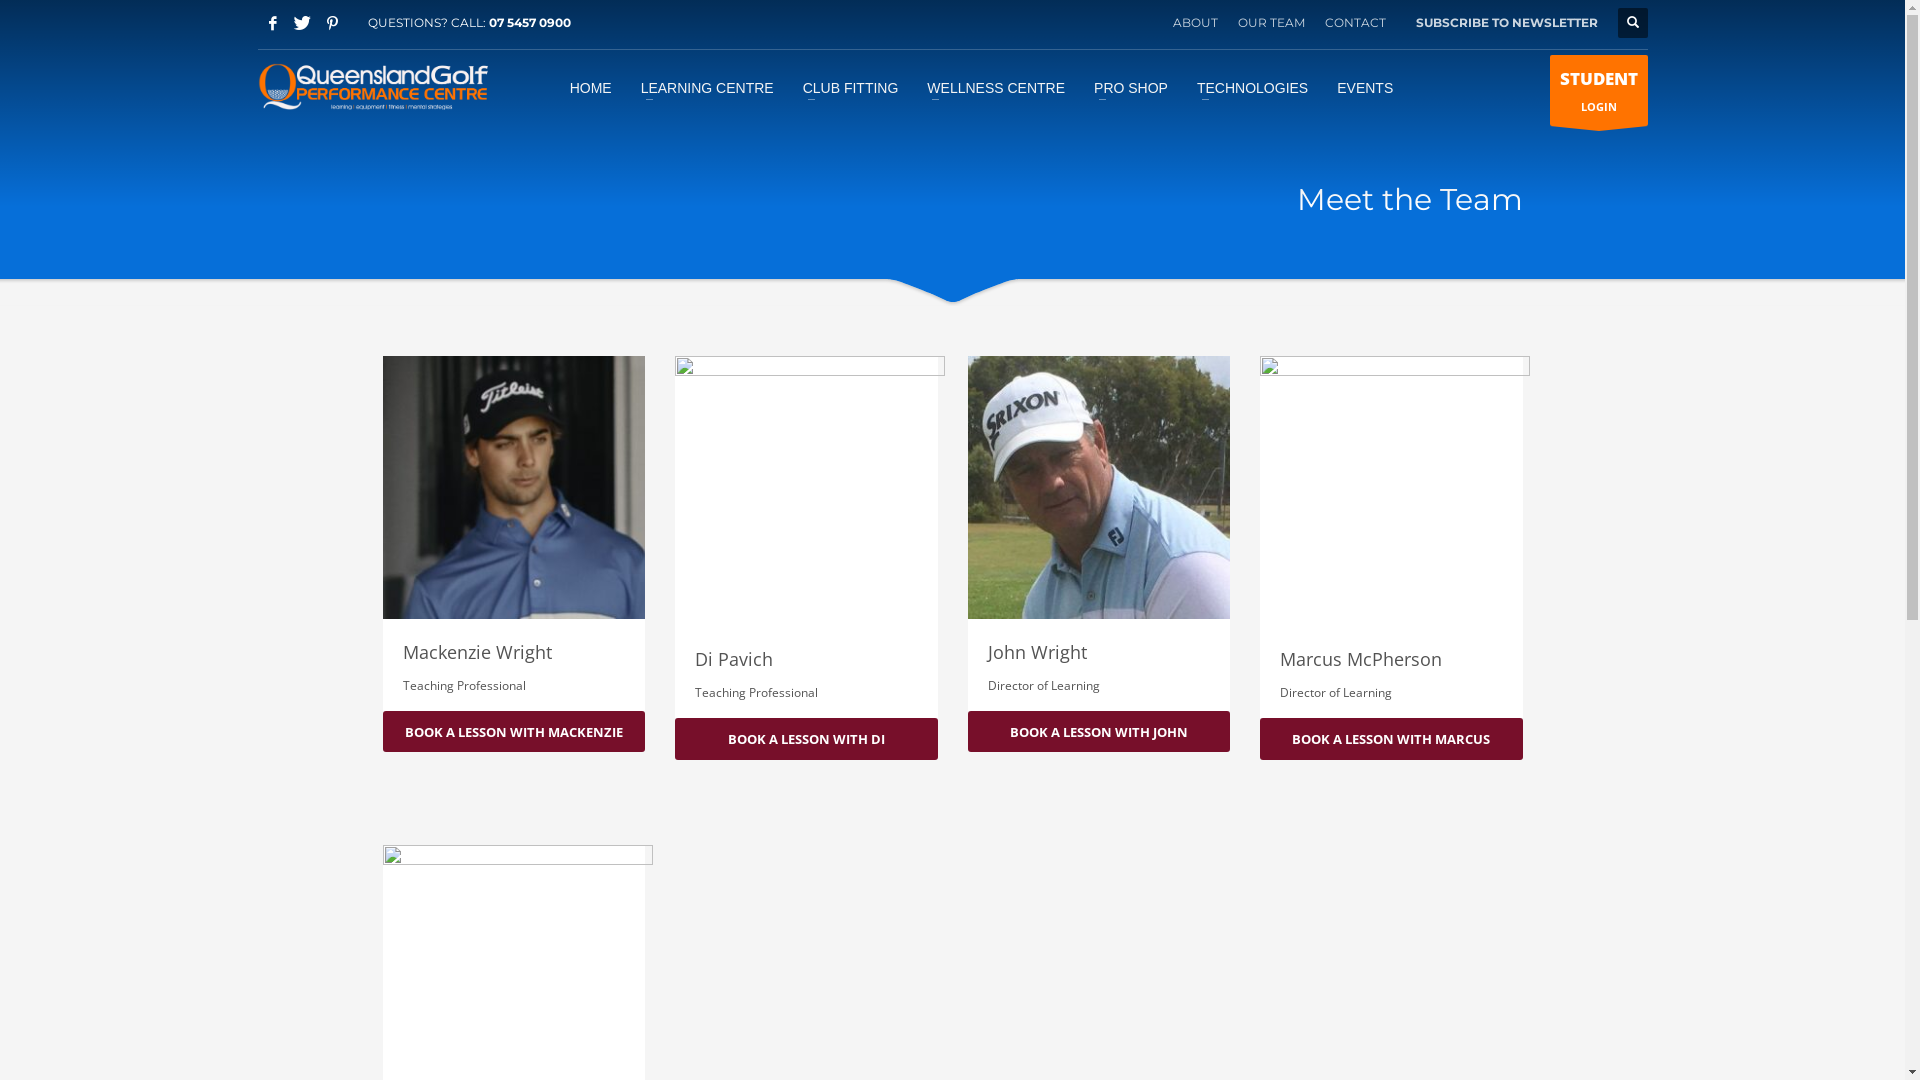 The height and width of the screenshot is (1080, 1920). Describe the element at coordinates (1098, 532) in the screenshot. I see `'John Wright` at that location.